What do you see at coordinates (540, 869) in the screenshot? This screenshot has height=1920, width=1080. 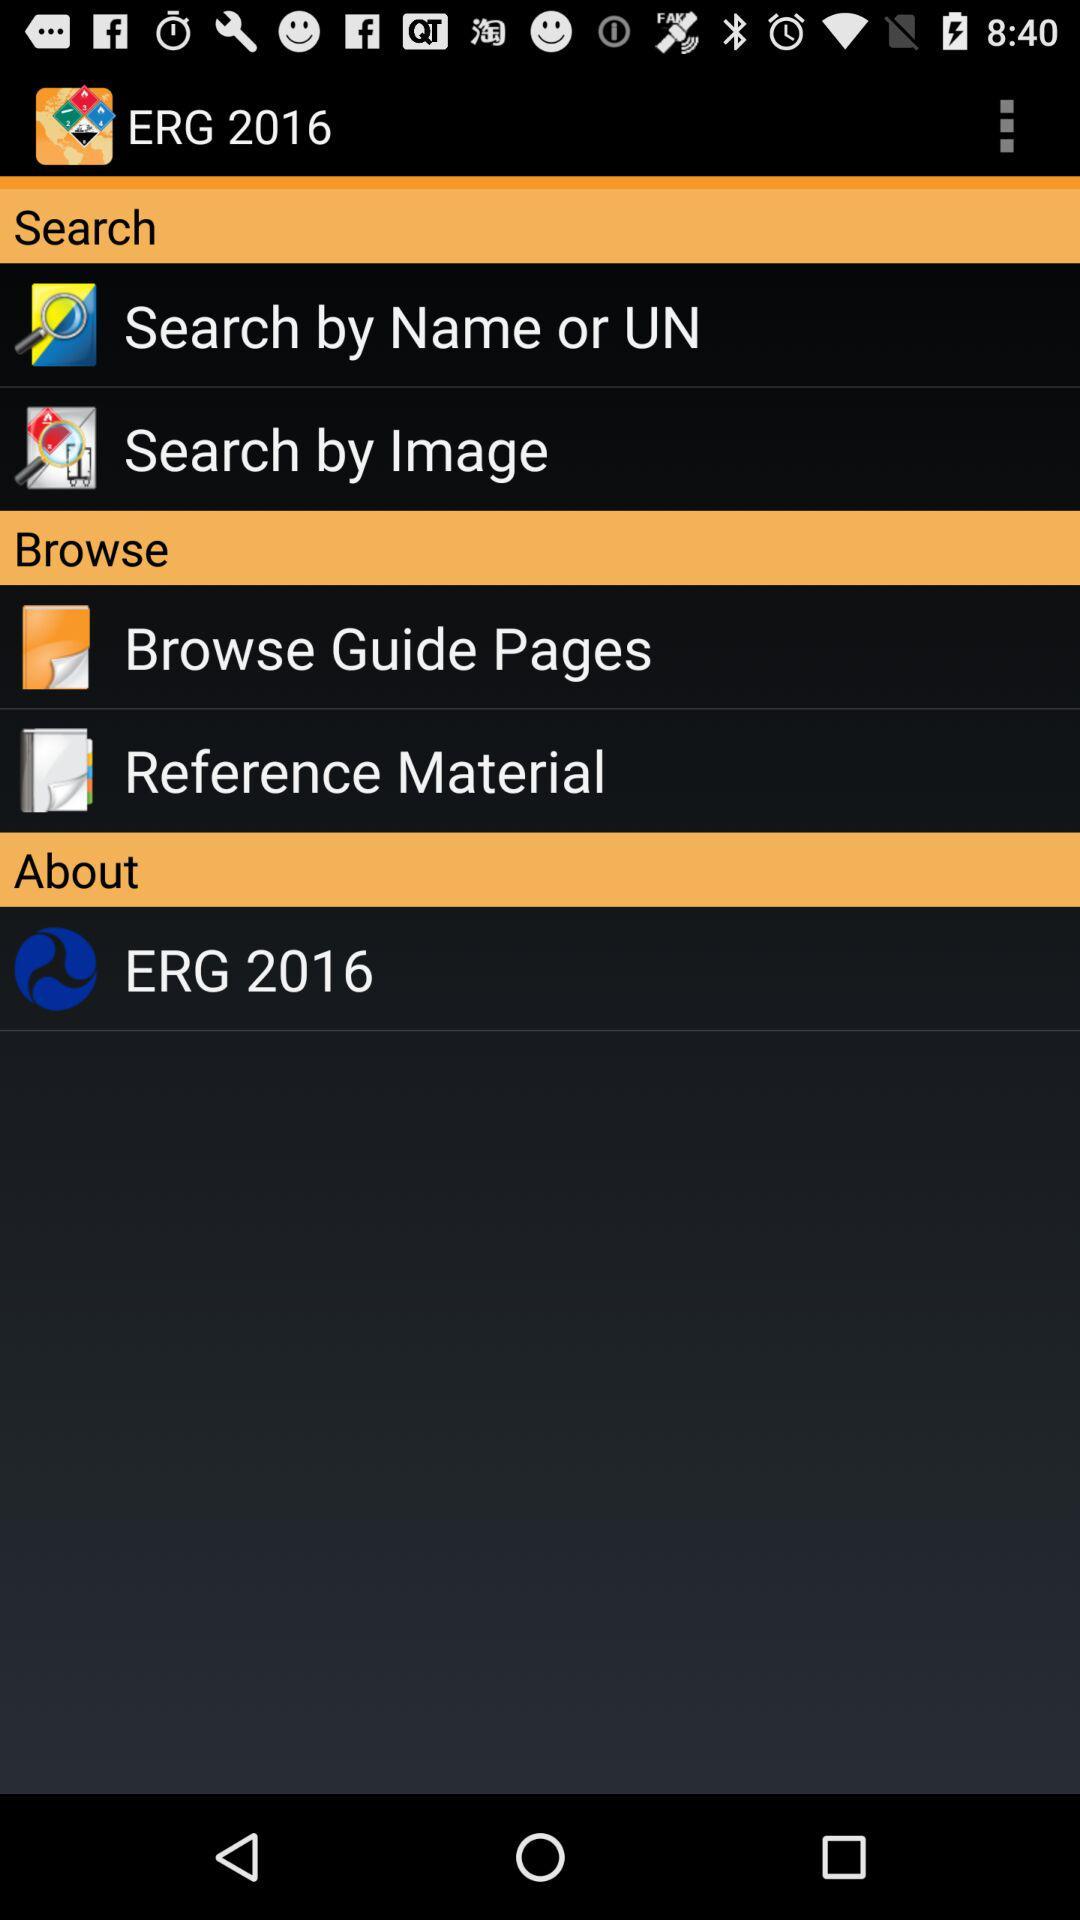 I see `about` at bounding box center [540, 869].